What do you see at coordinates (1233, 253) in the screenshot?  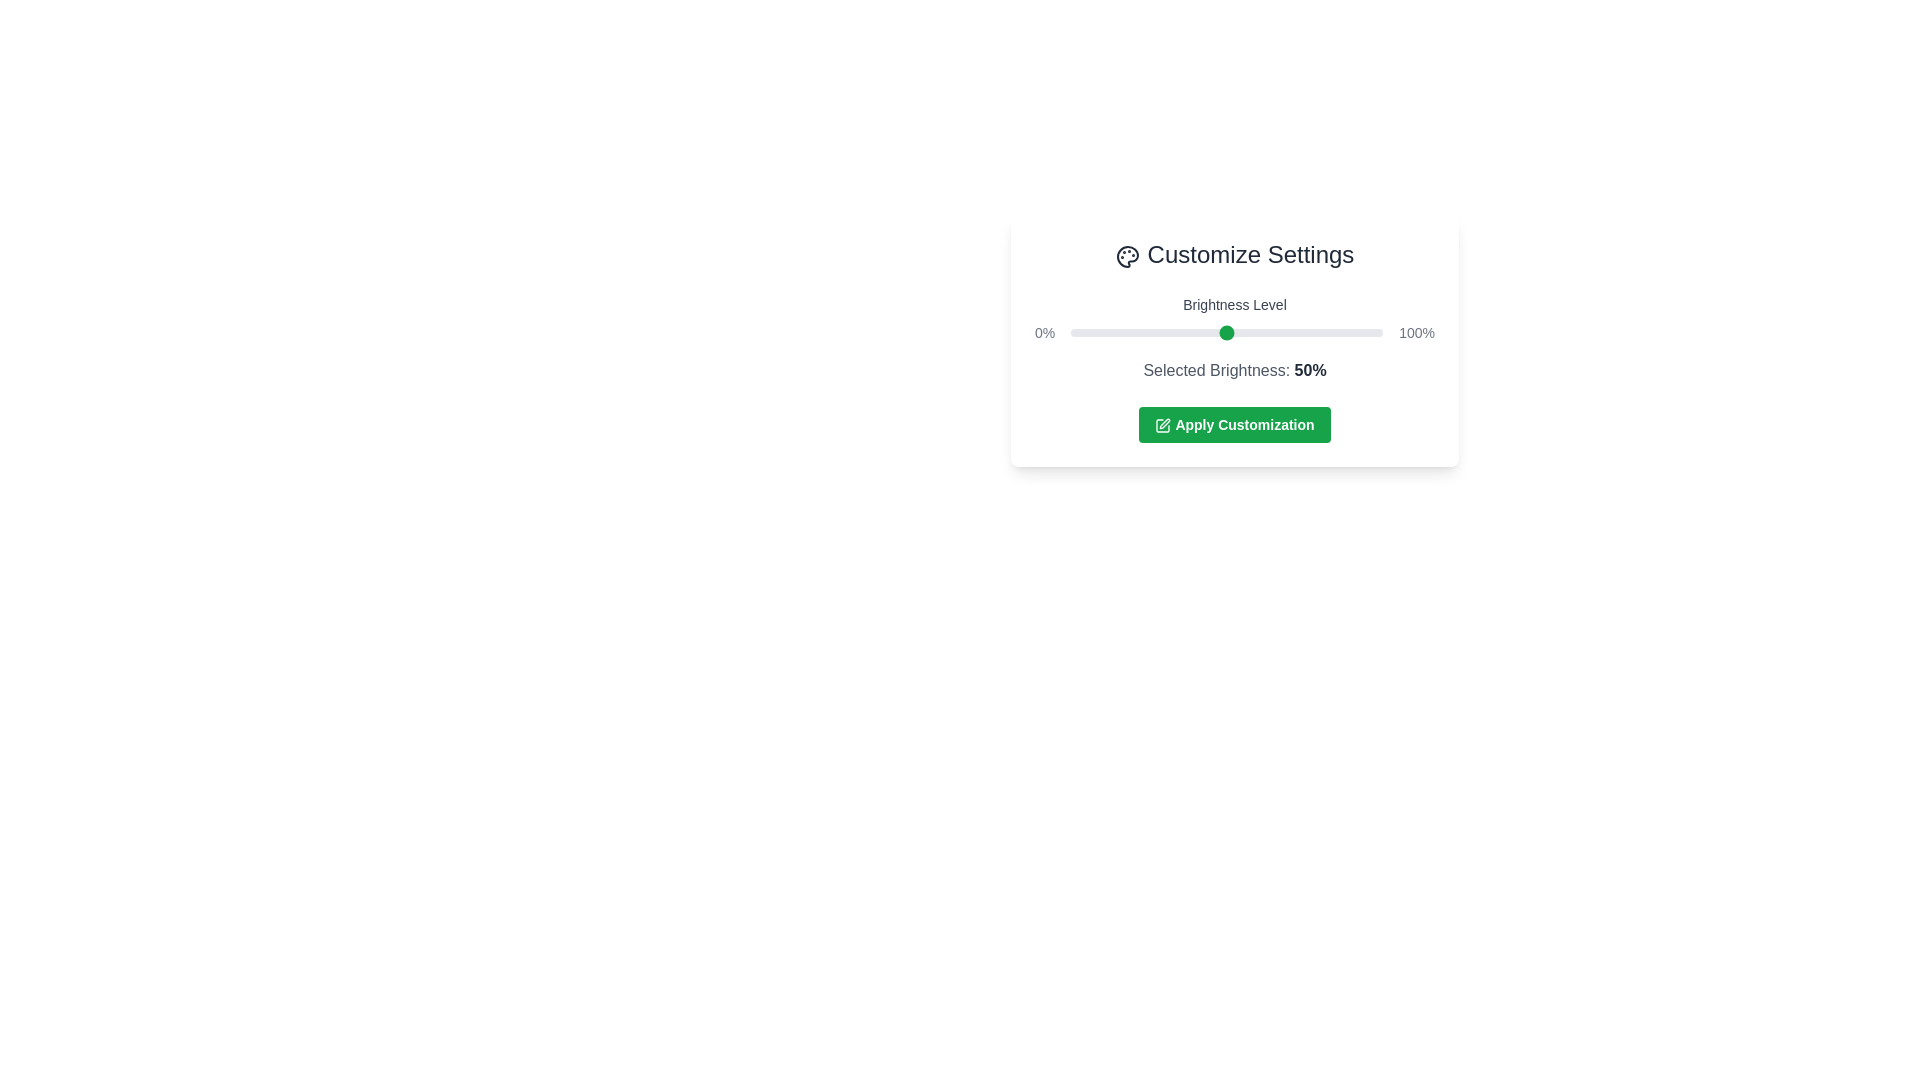 I see `the Text Header that serves as a title for the settings customization interface, located at the top of the centered card with customization settings` at bounding box center [1233, 253].